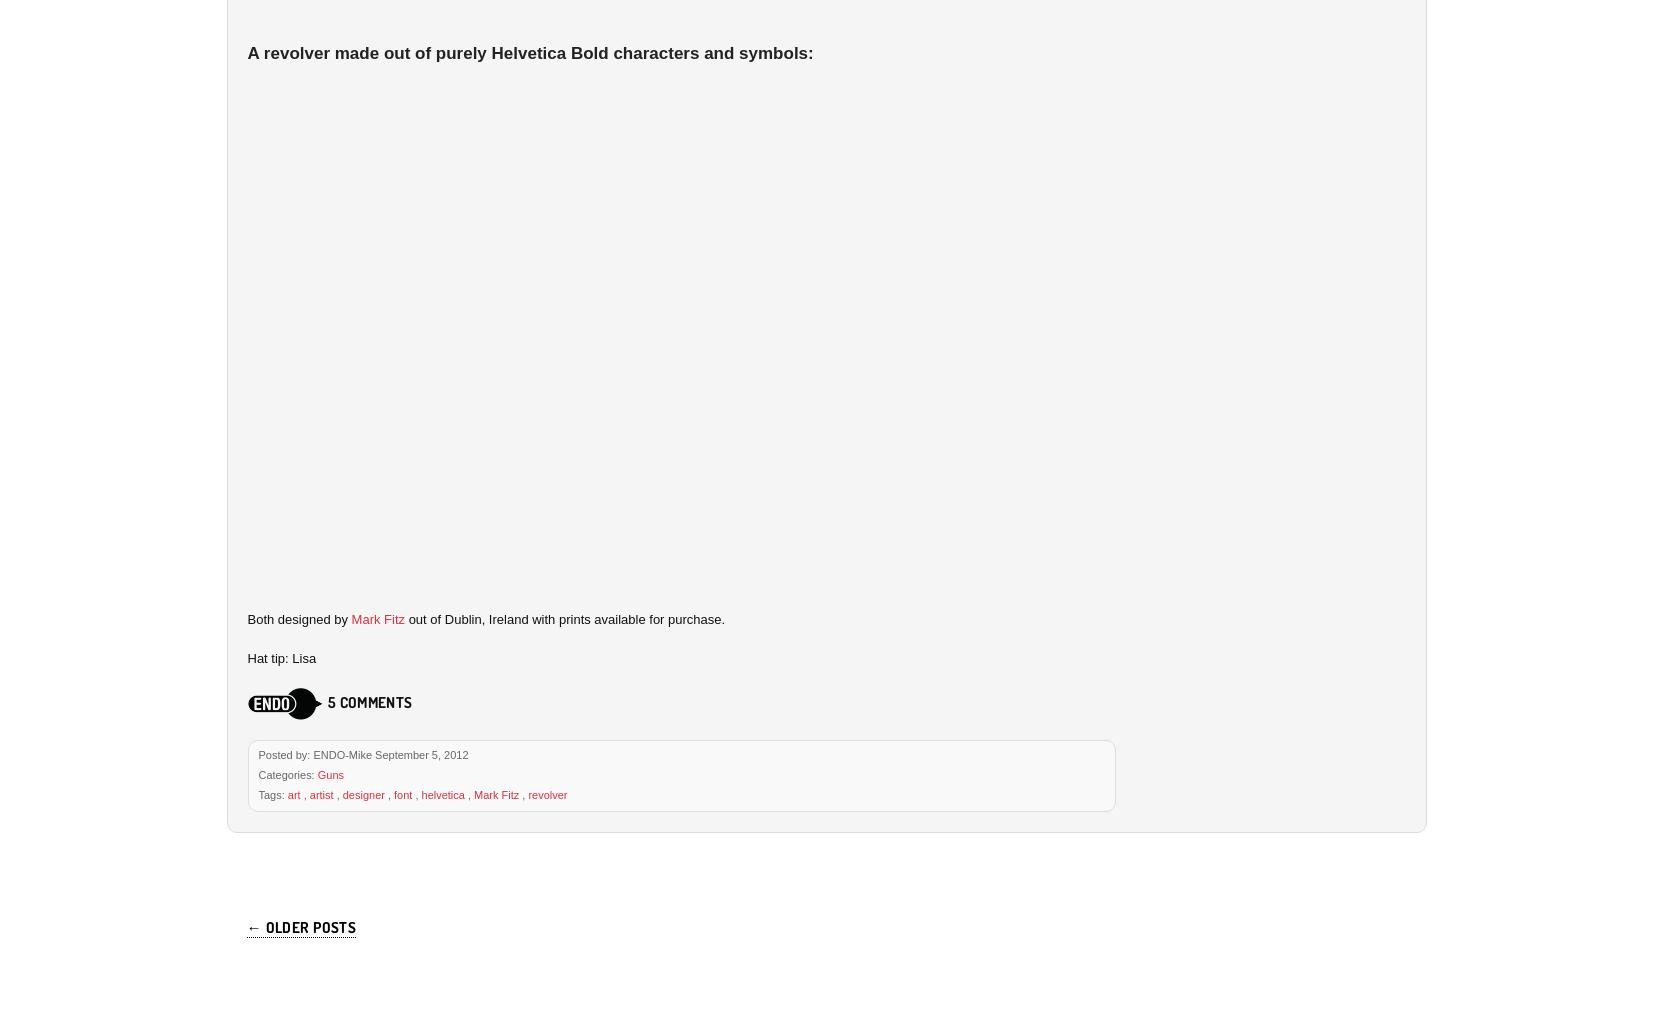 The height and width of the screenshot is (1020, 1653). What do you see at coordinates (316, 772) in the screenshot?
I see `'Guns'` at bounding box center [316, 772].